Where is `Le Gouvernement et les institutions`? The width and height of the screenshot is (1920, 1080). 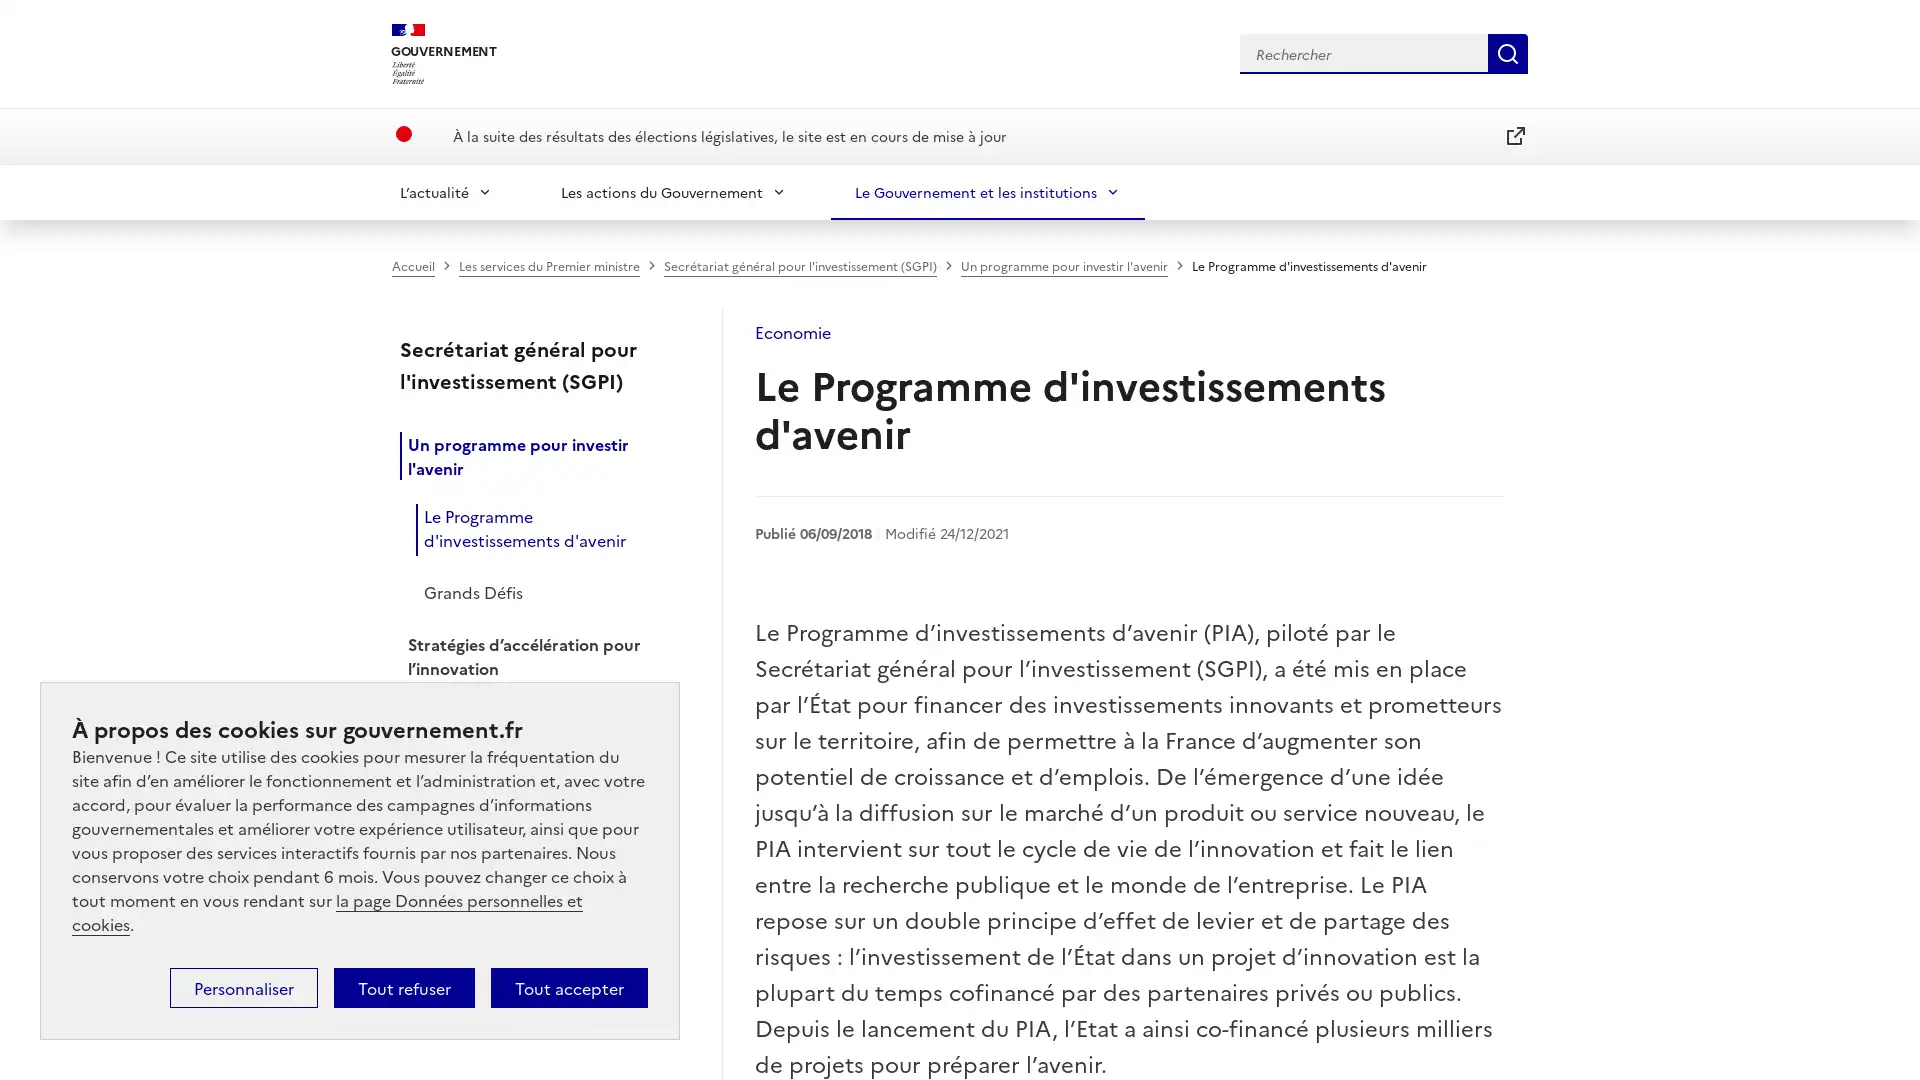 Le Gouvernement et les institutions is located at coordinates (988, 191).